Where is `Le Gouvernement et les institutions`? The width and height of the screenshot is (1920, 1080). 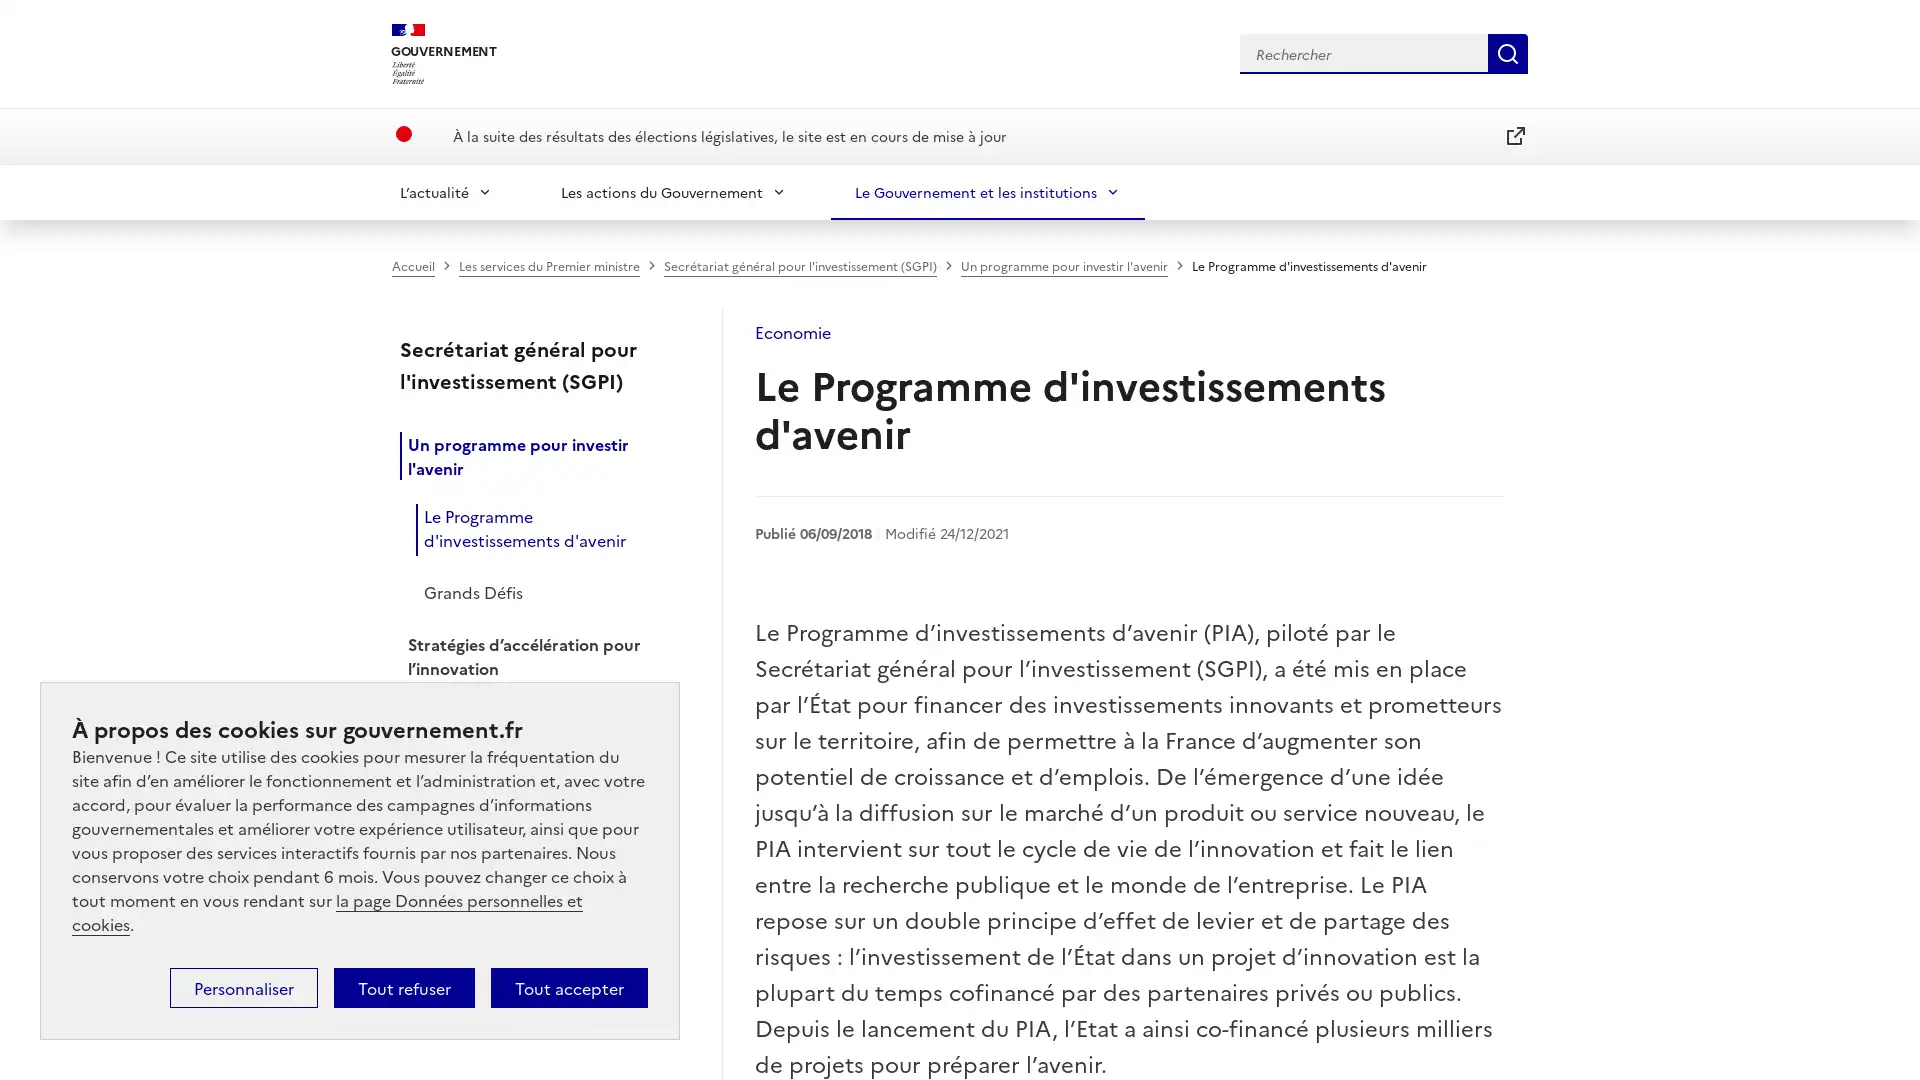 Le Gouvernement et les institutions is located at coordinates (988, 191).